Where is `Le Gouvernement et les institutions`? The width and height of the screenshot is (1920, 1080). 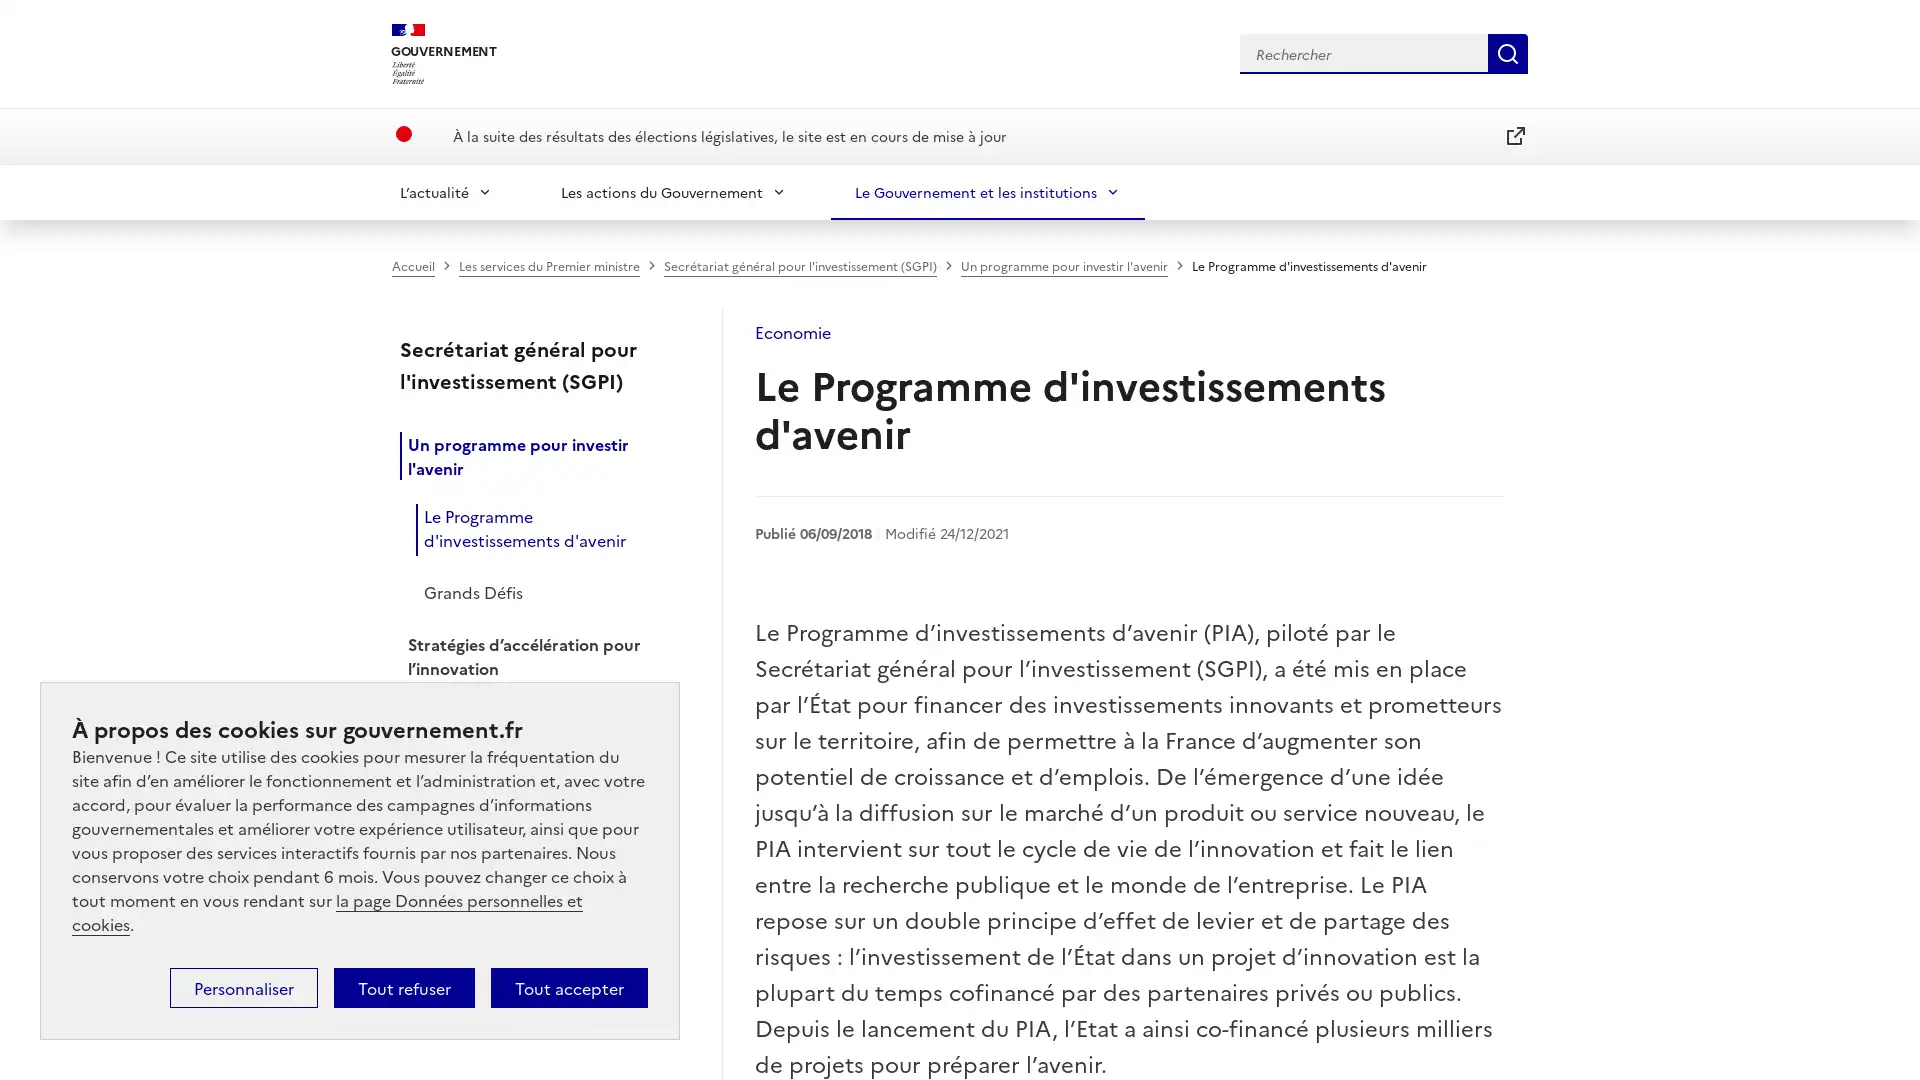 Le Gouvernement et les institutions is located at coordinates (988, 191).